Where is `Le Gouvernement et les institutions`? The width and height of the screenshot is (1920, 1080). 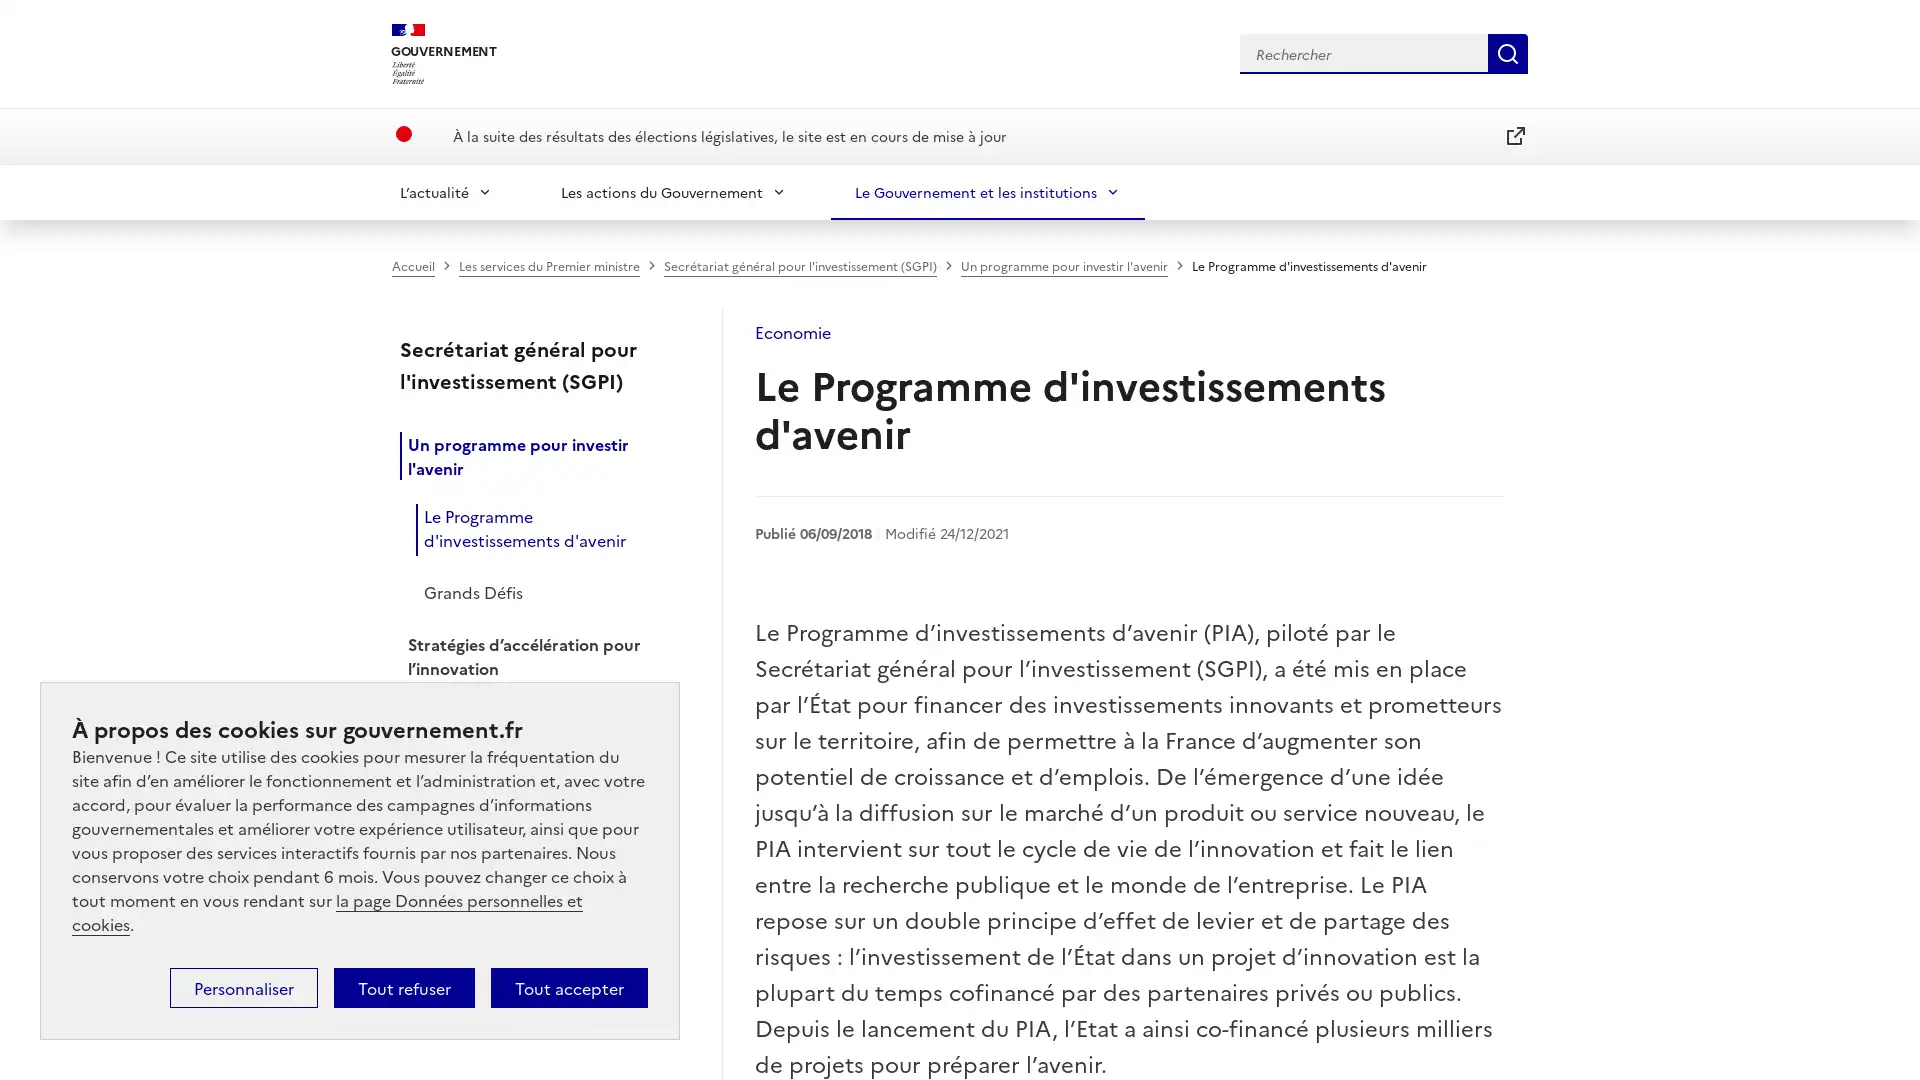 Le Gouvernement et les institutions is located at coordinates (988, 191).